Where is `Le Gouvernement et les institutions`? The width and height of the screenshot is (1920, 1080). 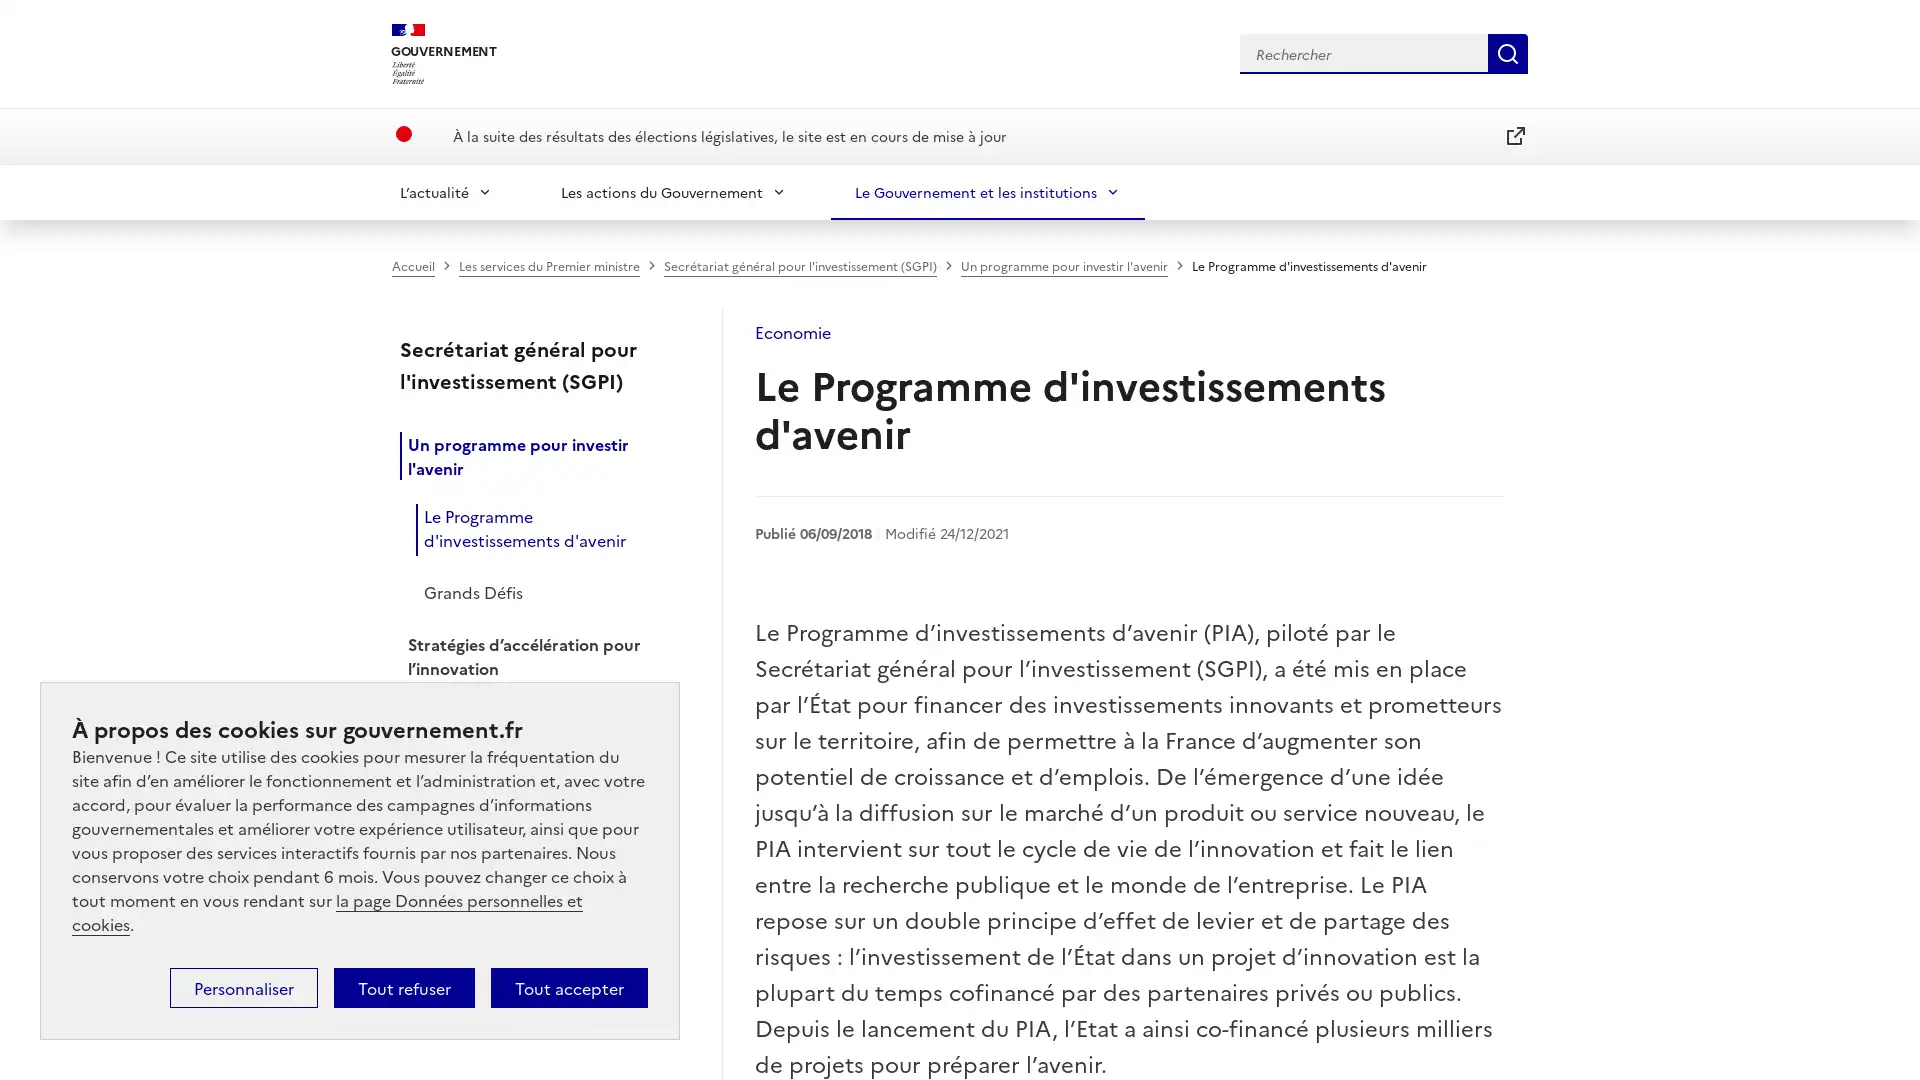 Le Gouvernement et les institutions is located at coordinates (988, 191).